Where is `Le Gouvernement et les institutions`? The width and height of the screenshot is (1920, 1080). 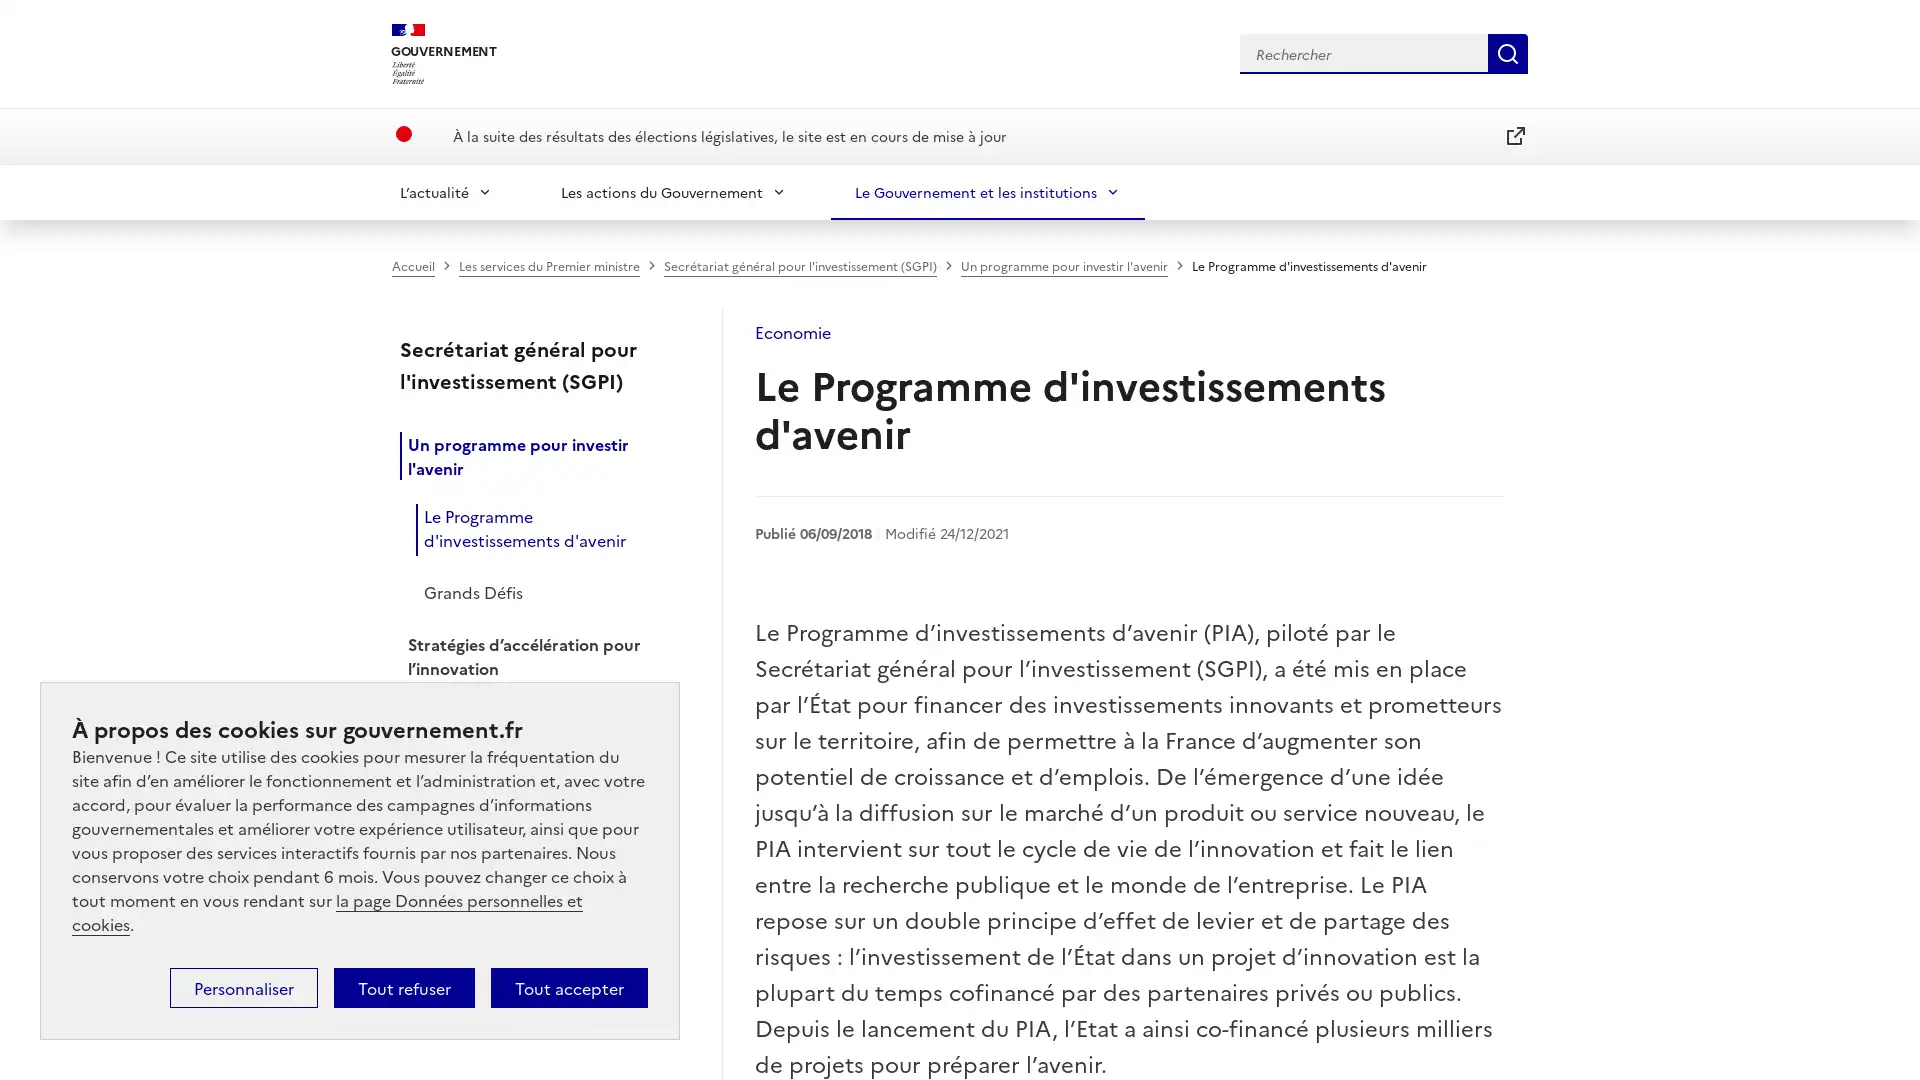 Le Gouvernement et les institutions is located at coordinates (988, 191).